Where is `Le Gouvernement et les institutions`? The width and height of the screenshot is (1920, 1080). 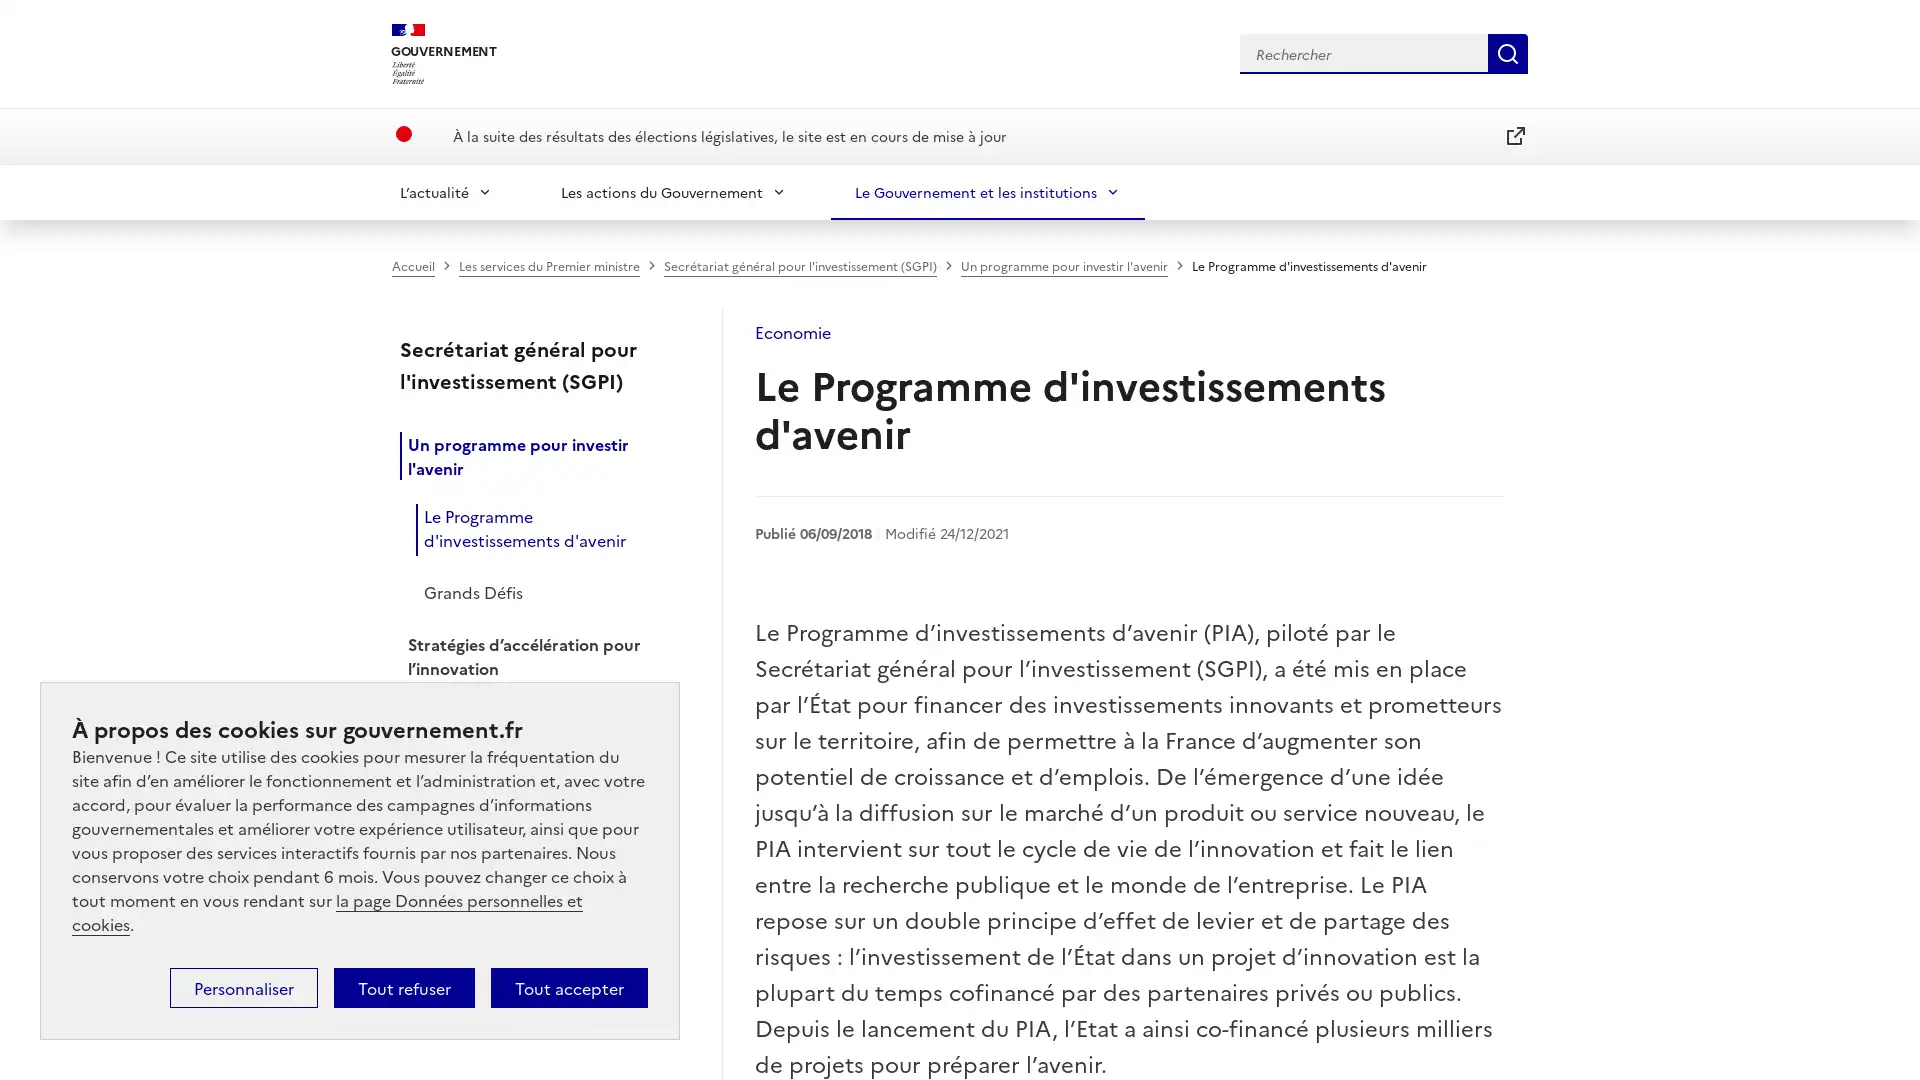 Le Gouvernement et les institutions is located at coordinates (988, 191).